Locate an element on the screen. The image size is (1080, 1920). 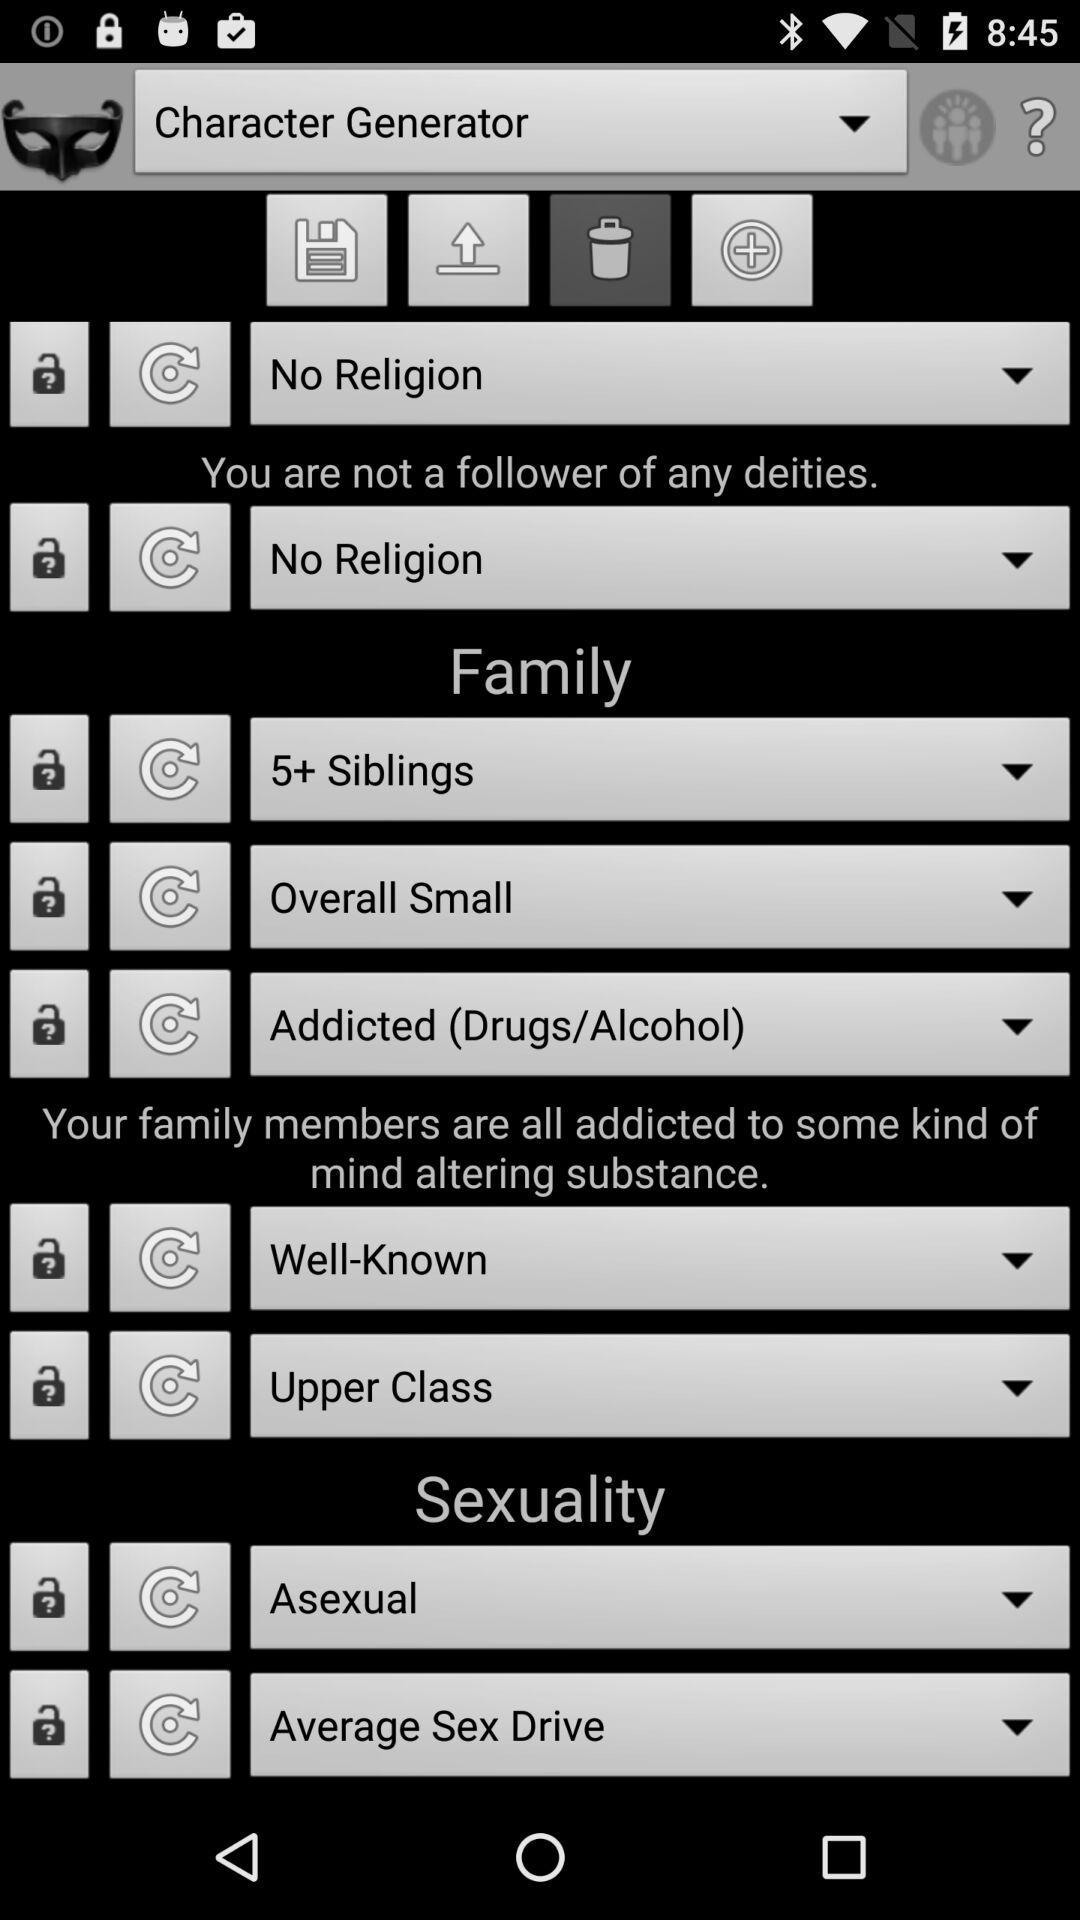
lock page is located at coordinates (48, 382).